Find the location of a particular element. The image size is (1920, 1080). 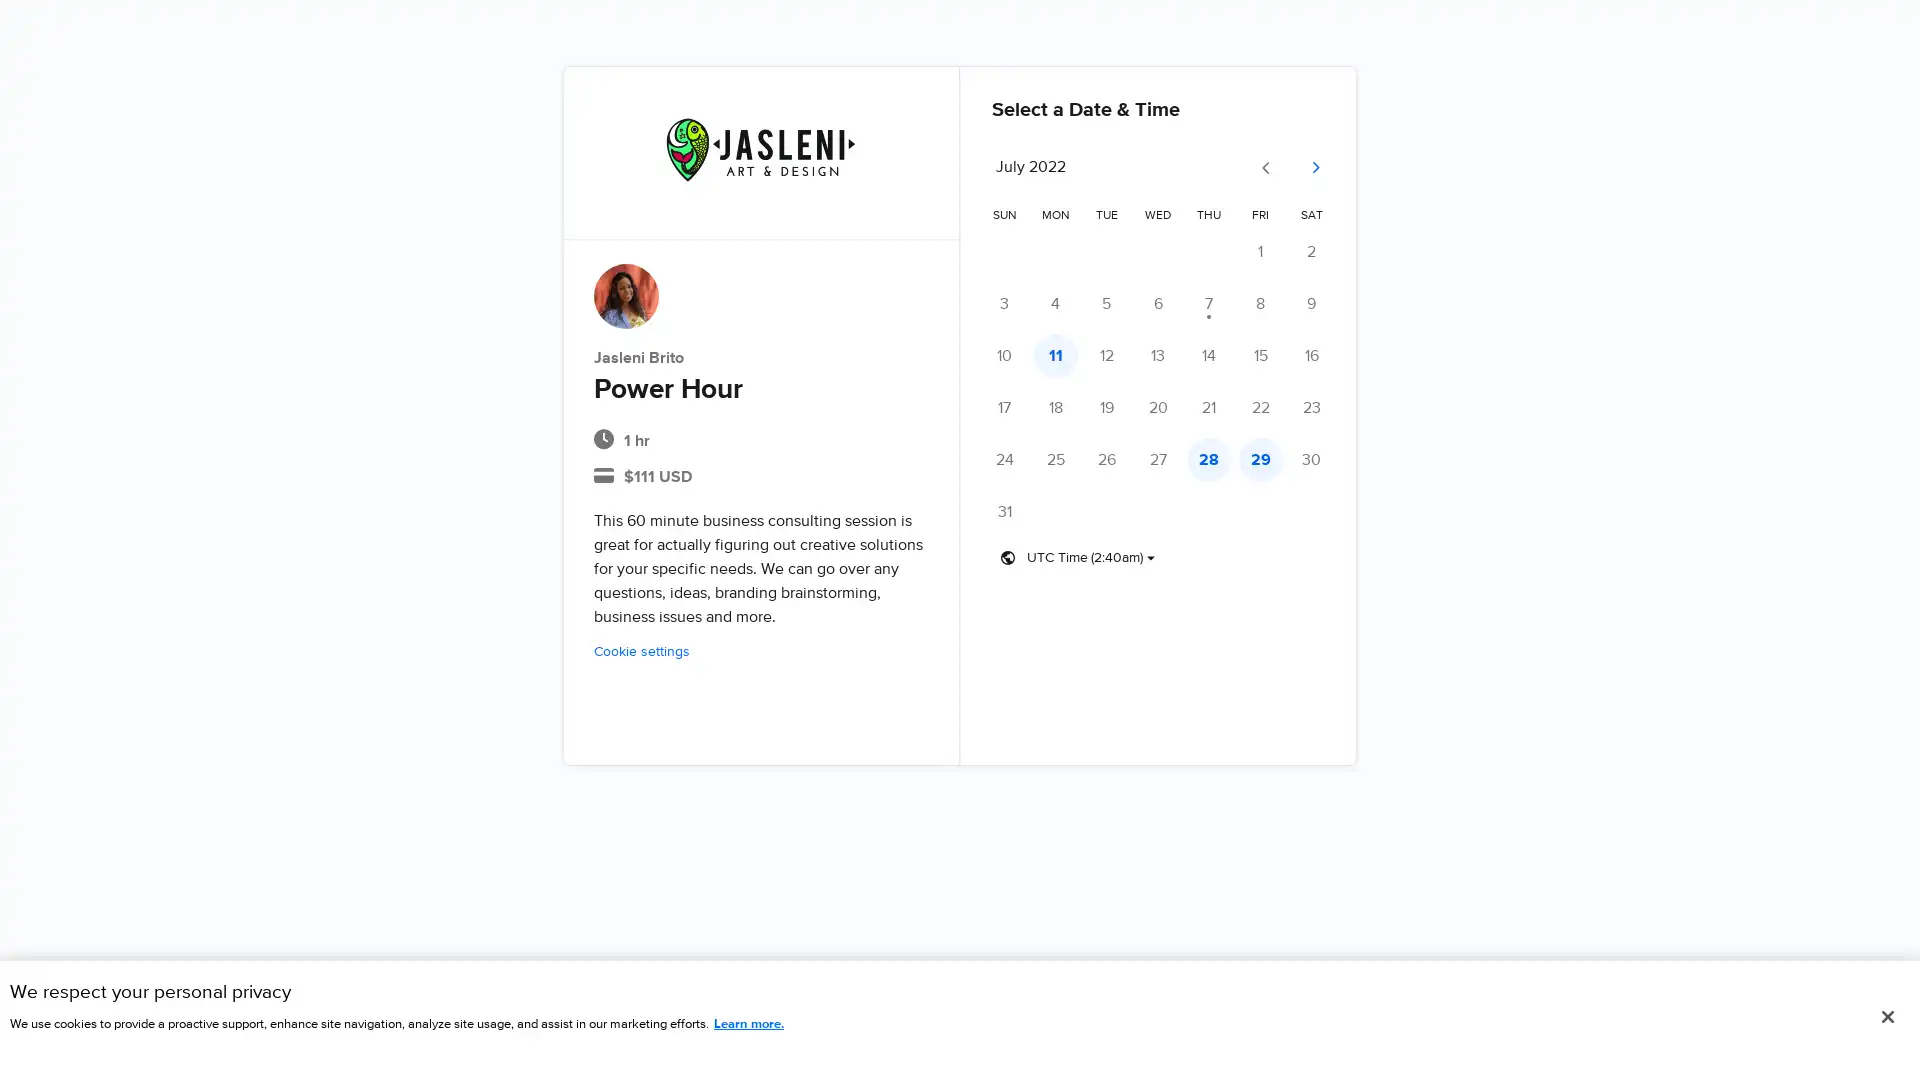

Sunday, July 31 - No times available is located at coordinates (1003, 511).